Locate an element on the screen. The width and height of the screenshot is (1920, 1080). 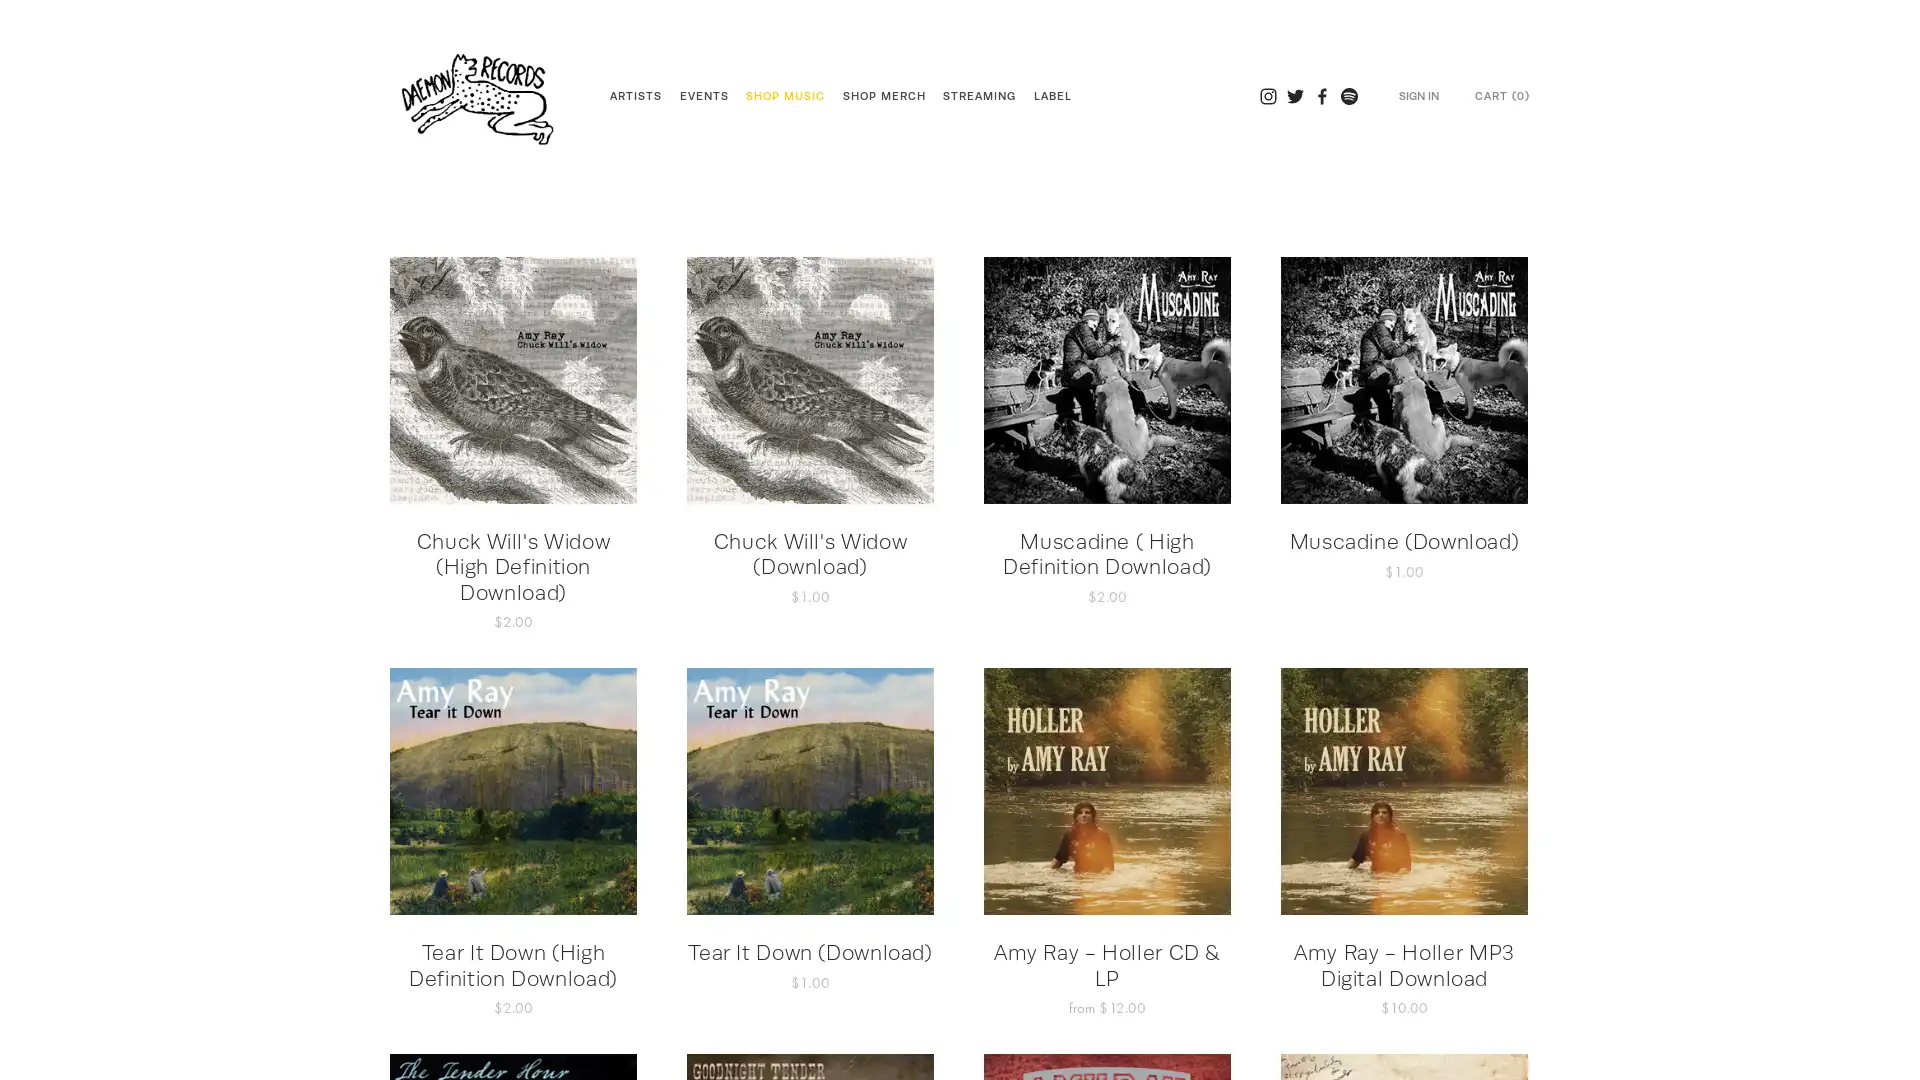
SIGN IN is located at coordinates (1418, 95).